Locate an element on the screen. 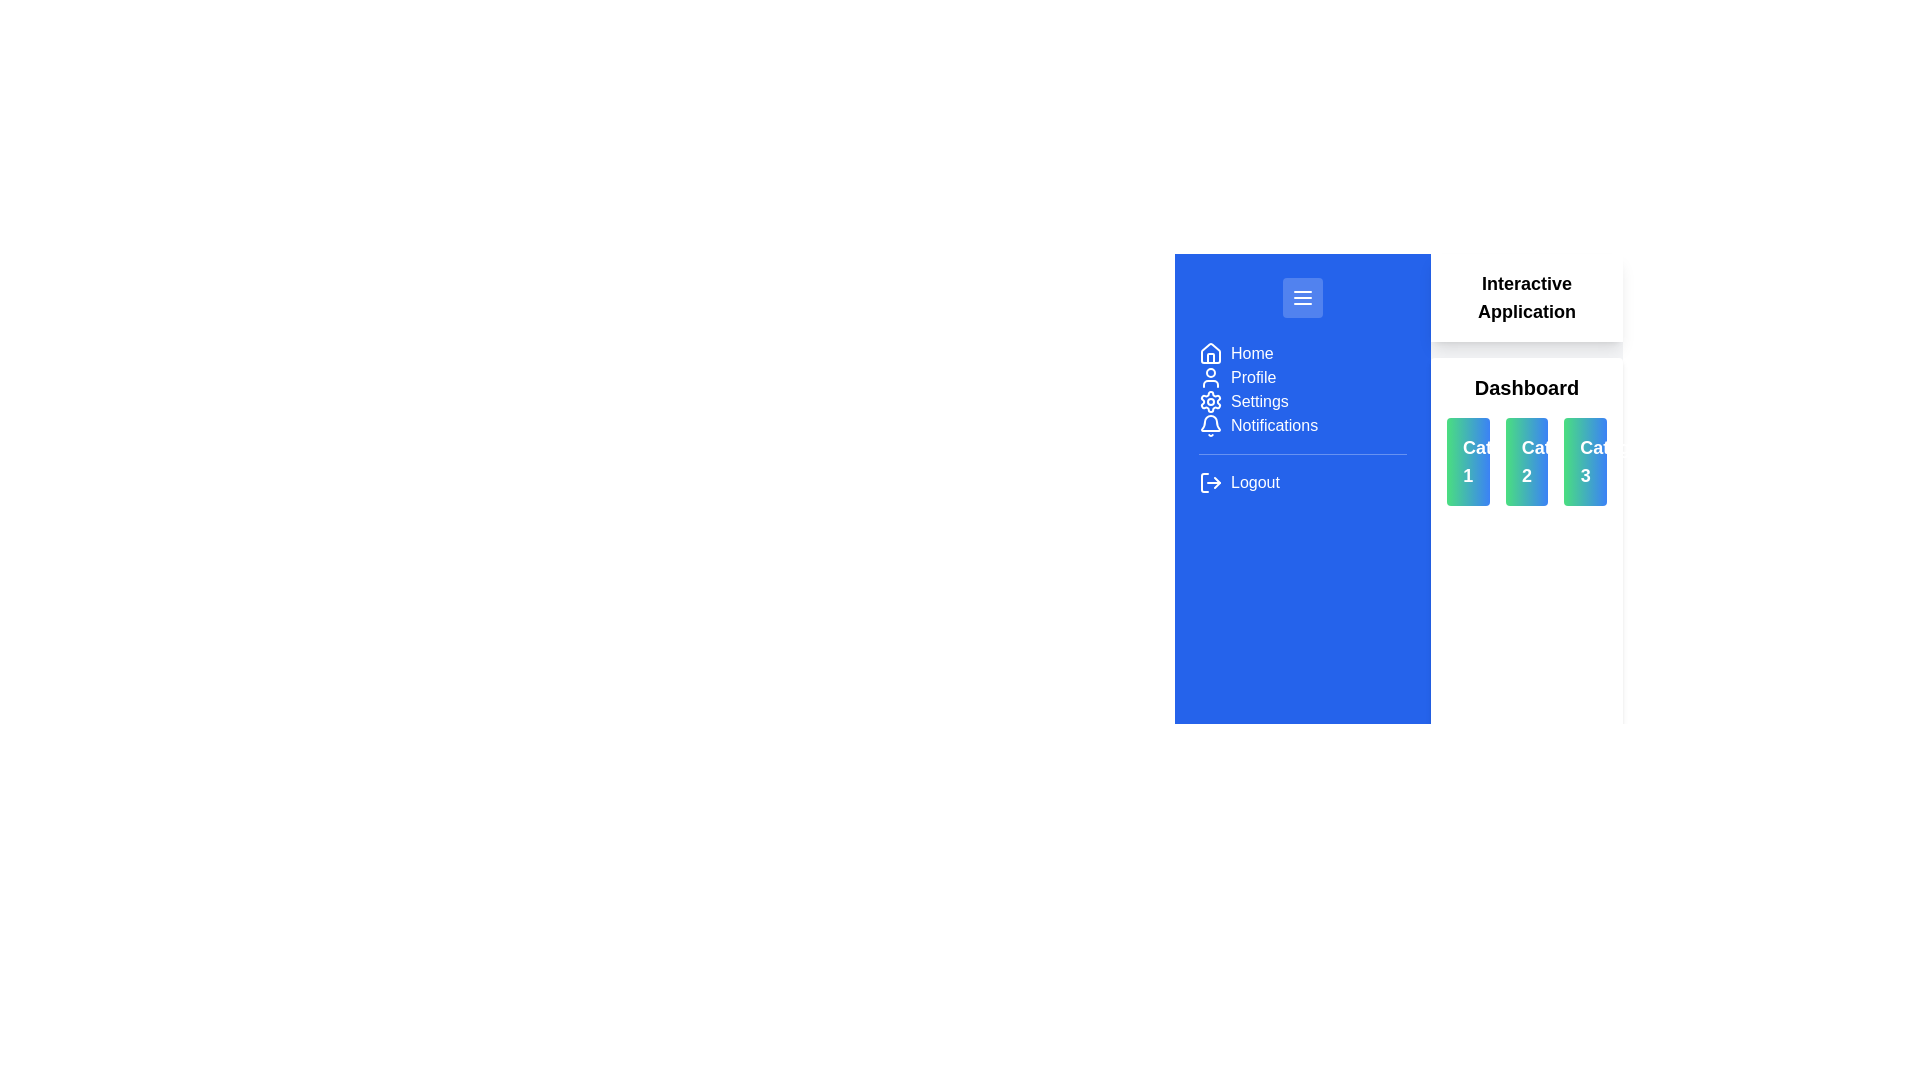 This screenshot has height=1080, width=1920. the 'Settings' text element located beneath the 'Profile' text in the navigation section is located at coordinates (1258, 401).